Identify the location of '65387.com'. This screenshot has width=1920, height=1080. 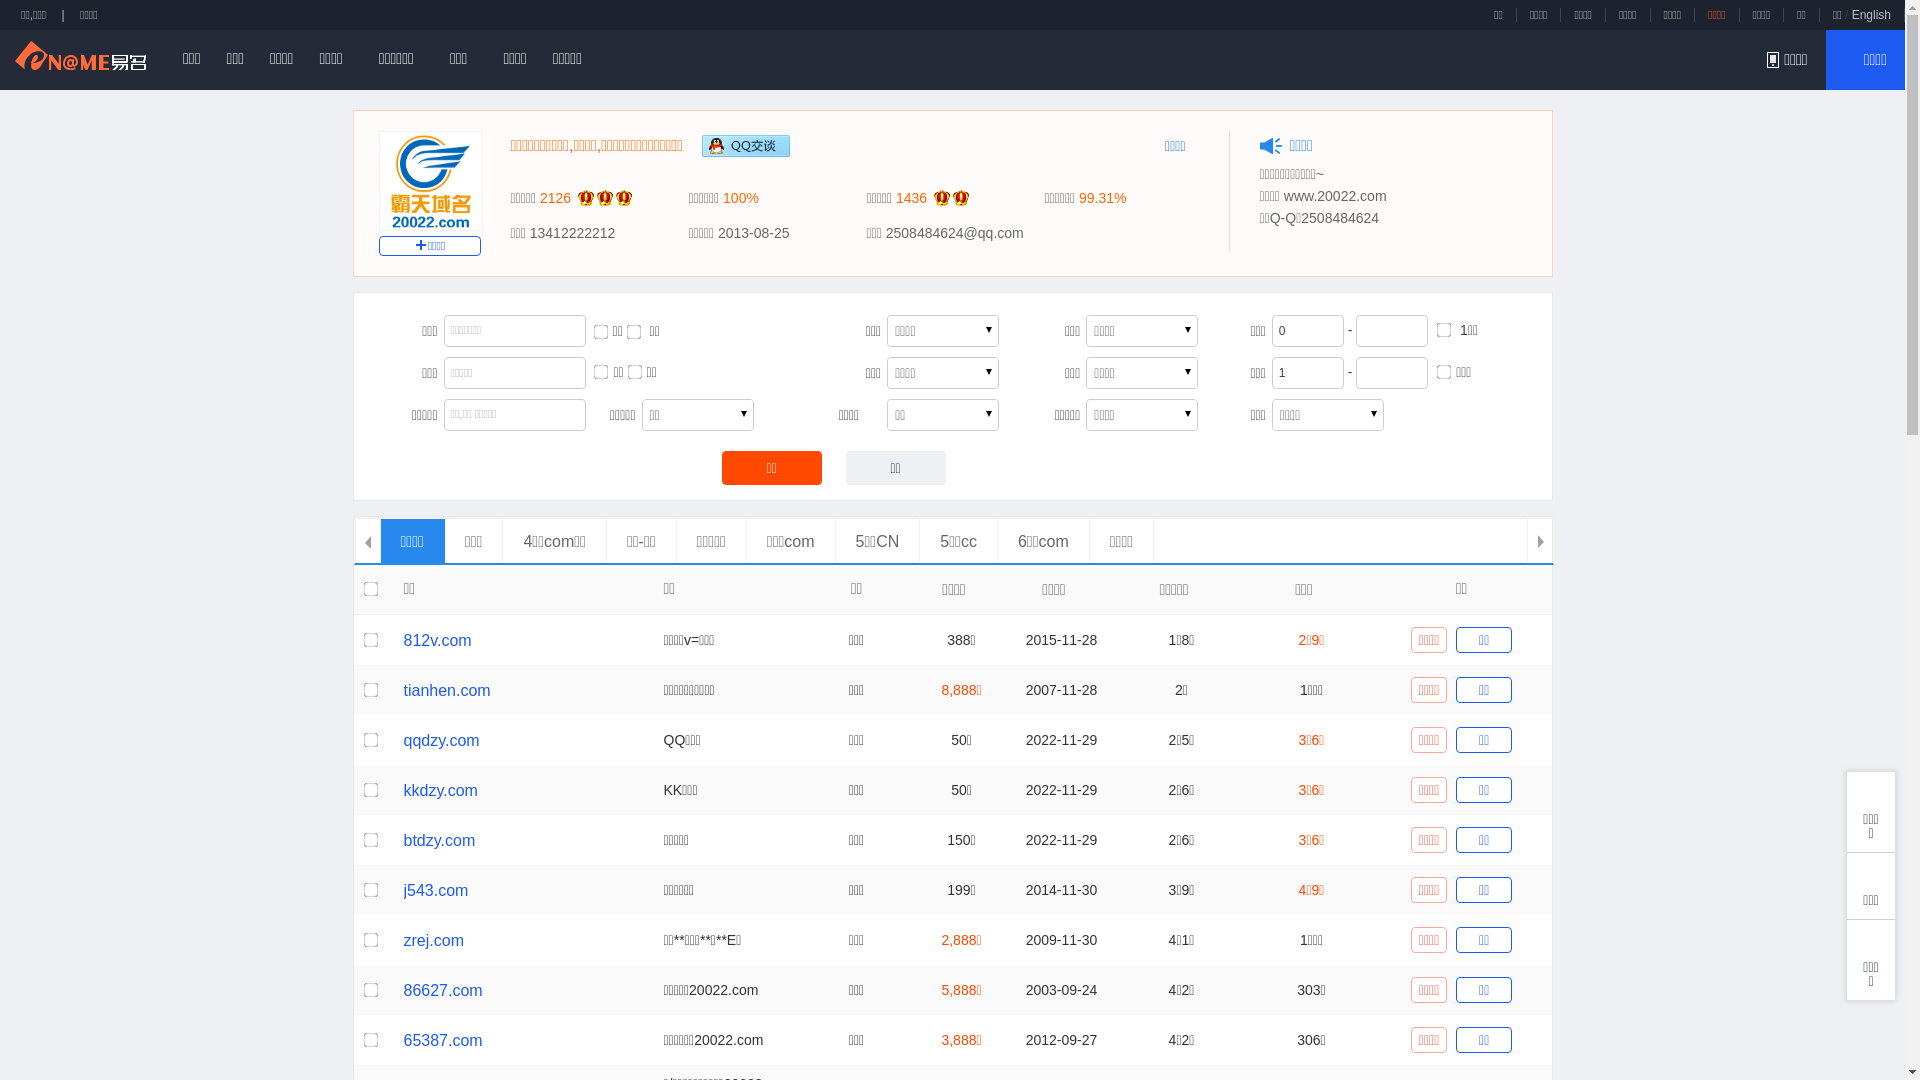
(442, 1039).